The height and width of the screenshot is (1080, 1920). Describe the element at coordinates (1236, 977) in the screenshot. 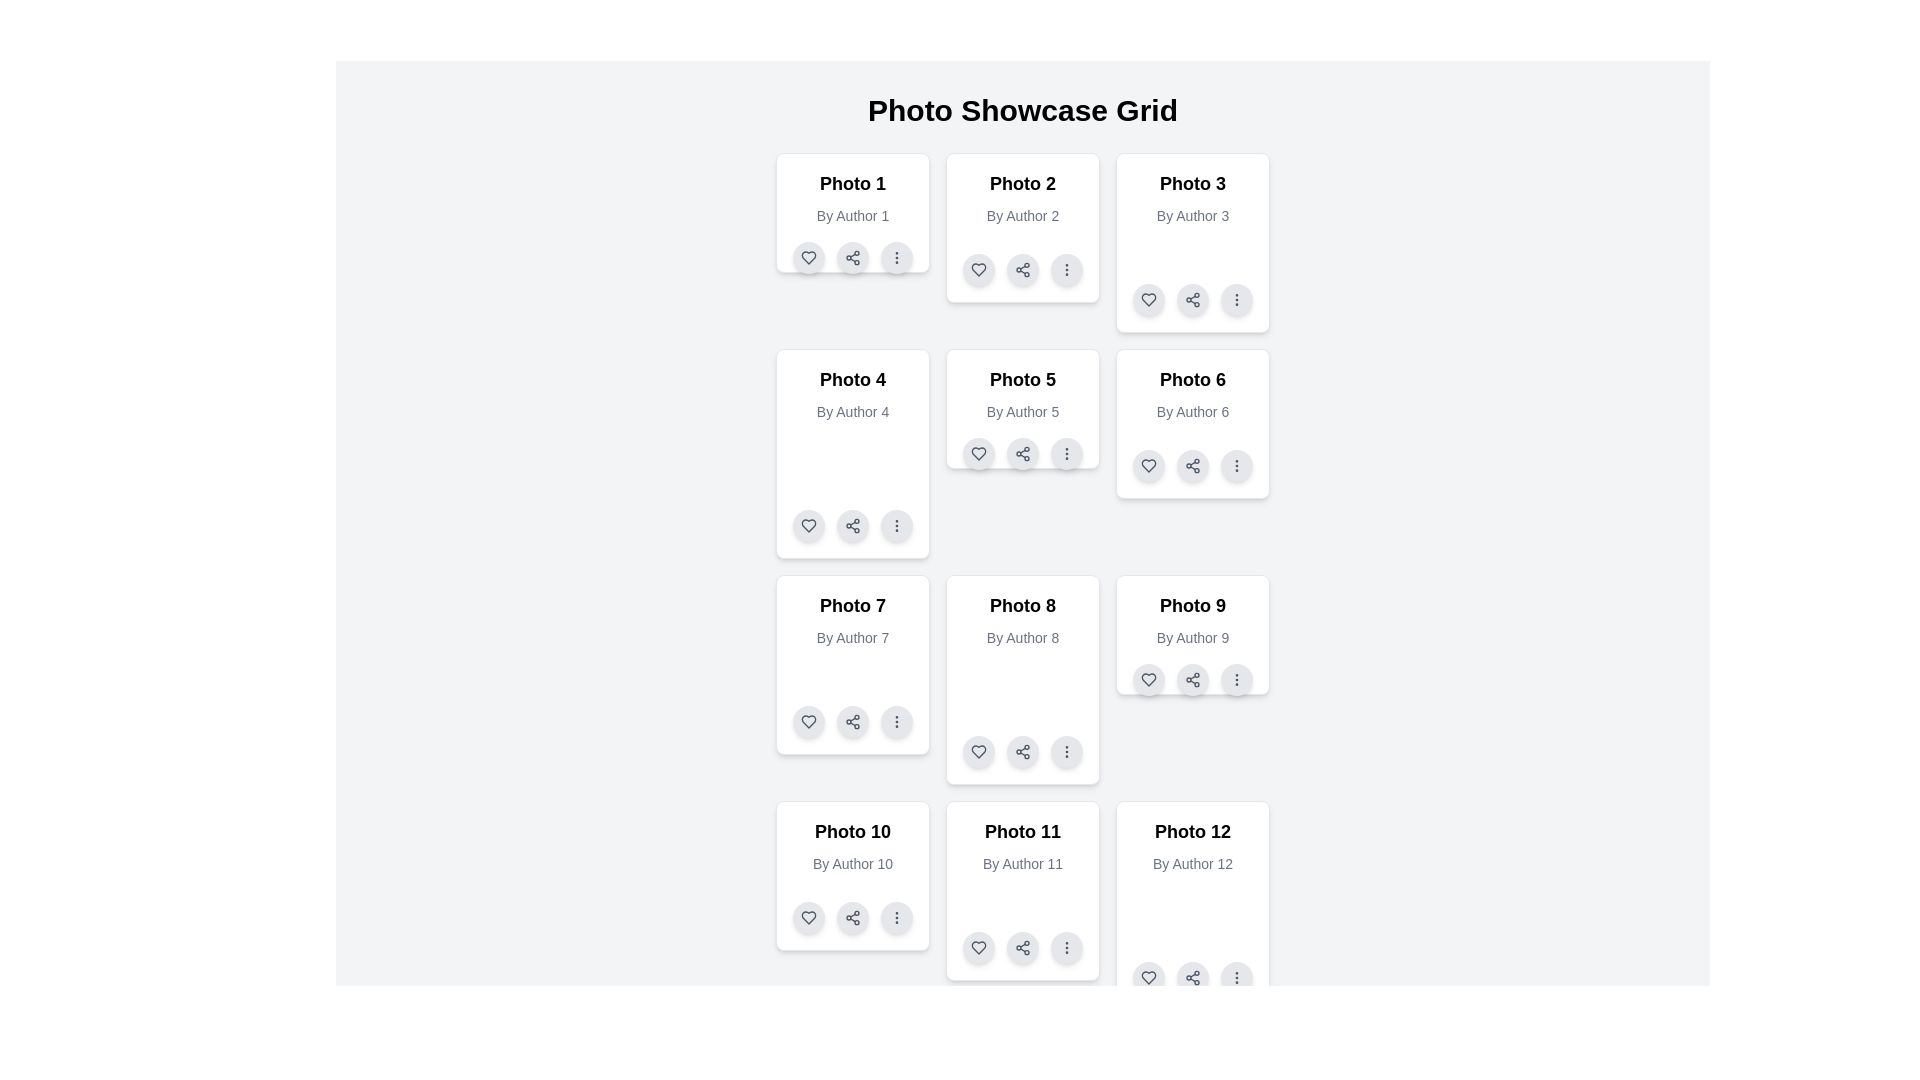

I see `the vertical ellipsis icon button located at the bottom-right corner of the Photo 12 card` at that location.